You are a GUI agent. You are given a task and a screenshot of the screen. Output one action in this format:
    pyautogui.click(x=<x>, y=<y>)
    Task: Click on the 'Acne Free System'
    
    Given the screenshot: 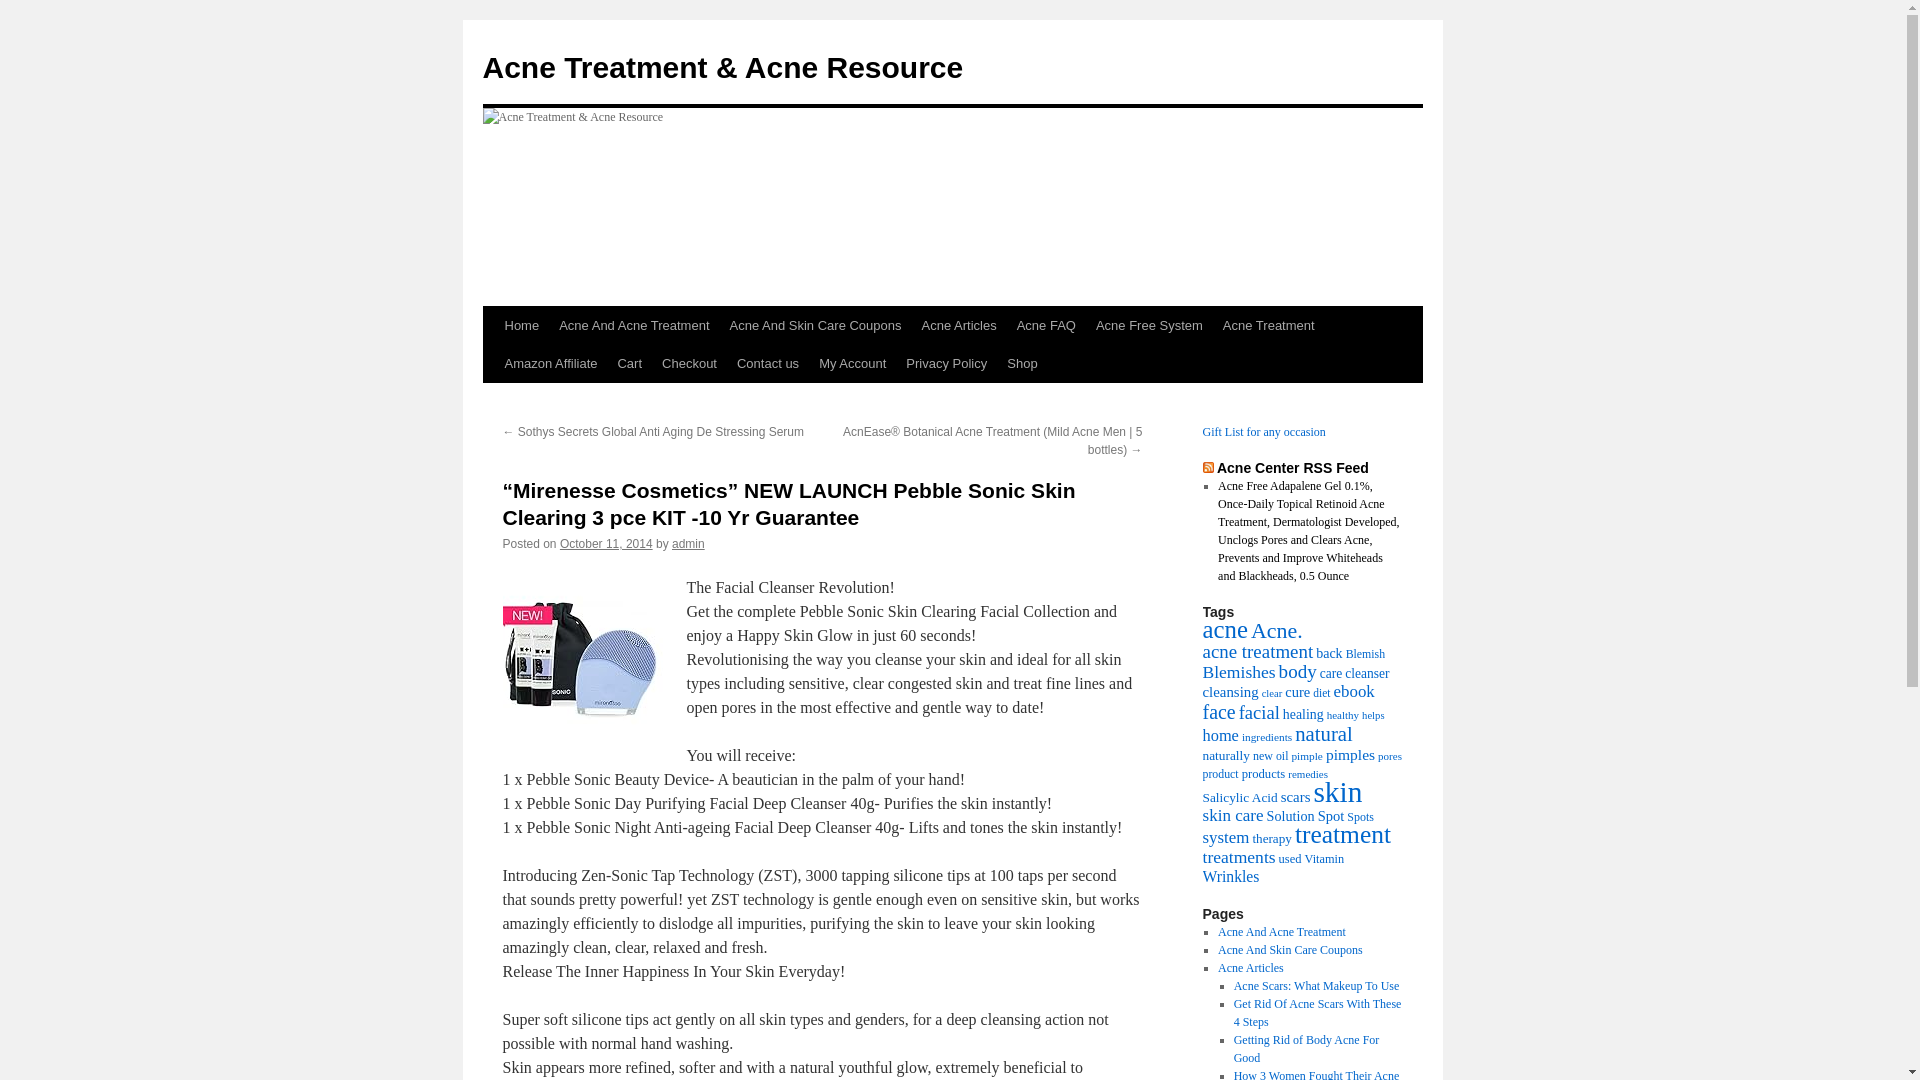 What is the action you would take?
    pyautogui.click(x=1084, y=325)
    